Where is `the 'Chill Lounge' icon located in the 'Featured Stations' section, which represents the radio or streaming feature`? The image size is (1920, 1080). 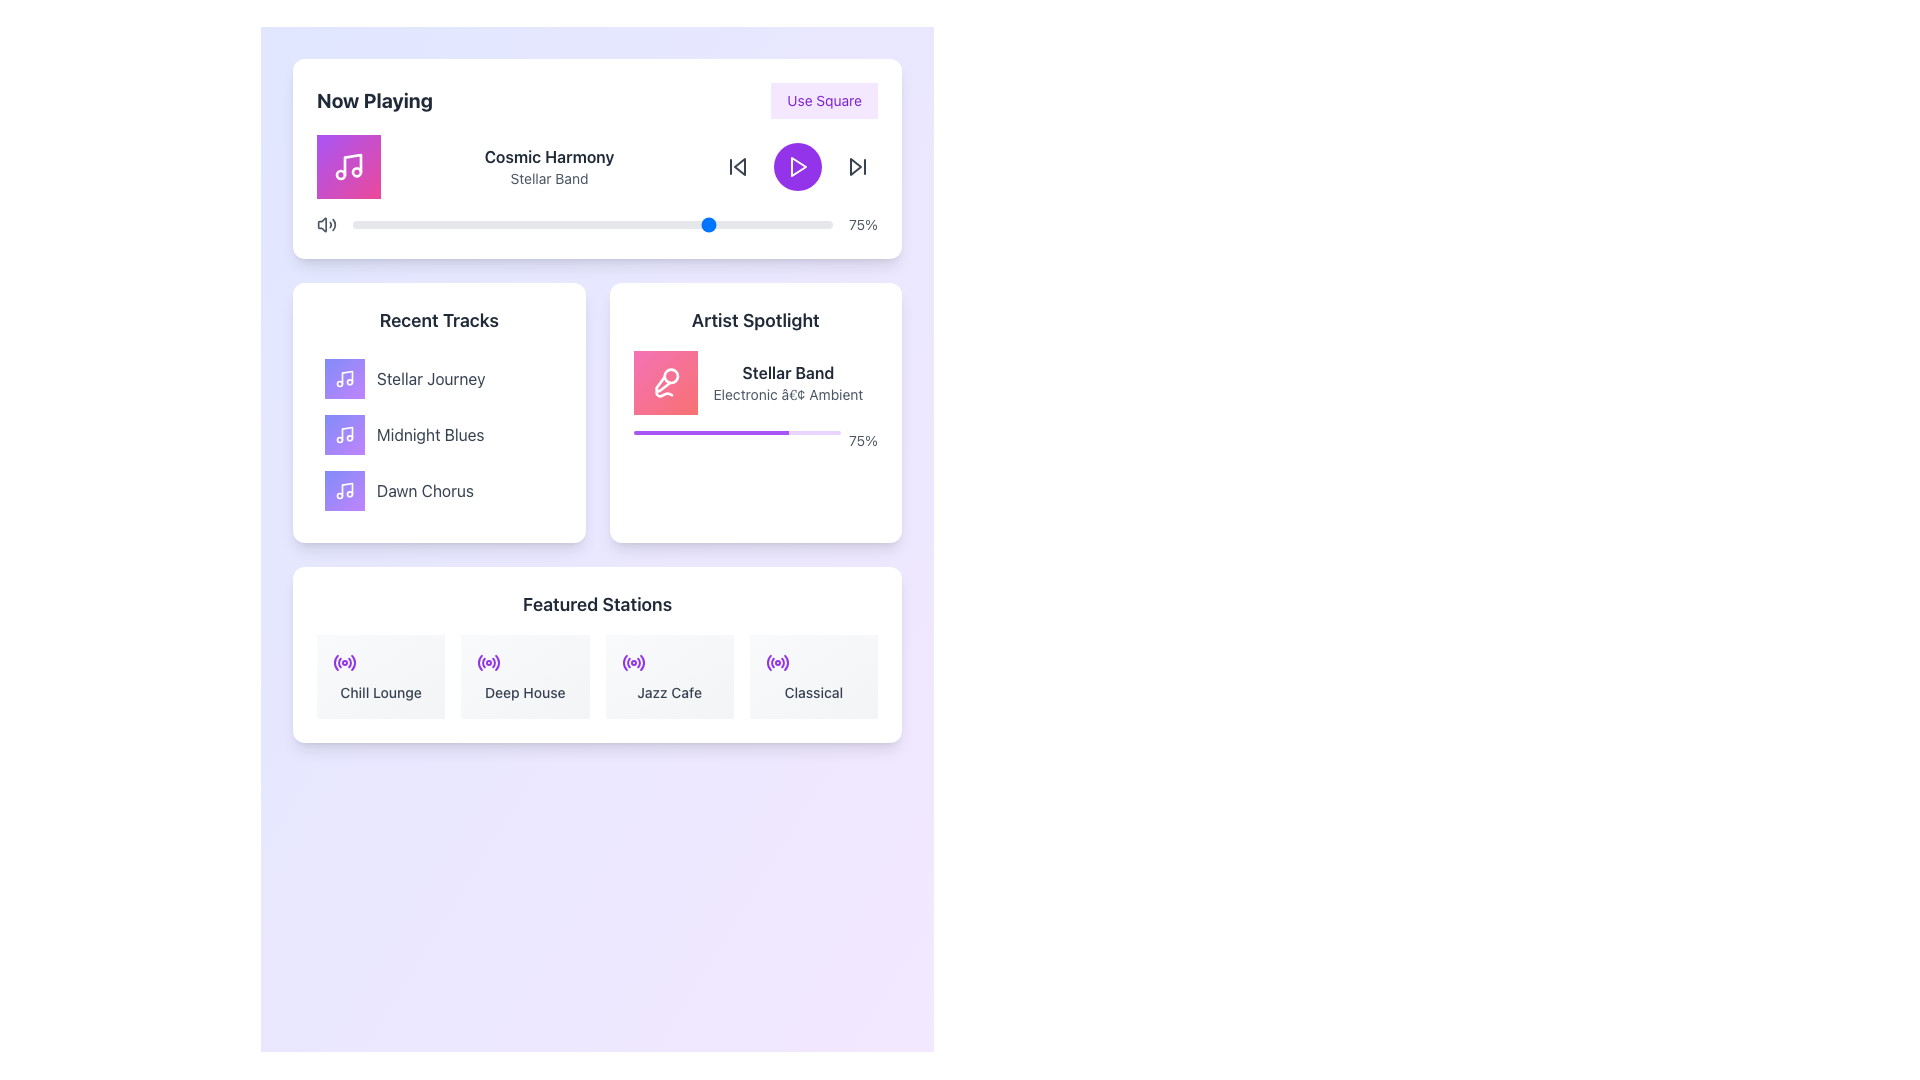
the 'Chill Lounge' icon located in the 'Featured Stations' section, which represents the radio or streaming feature is located at coordinates (345, 663).